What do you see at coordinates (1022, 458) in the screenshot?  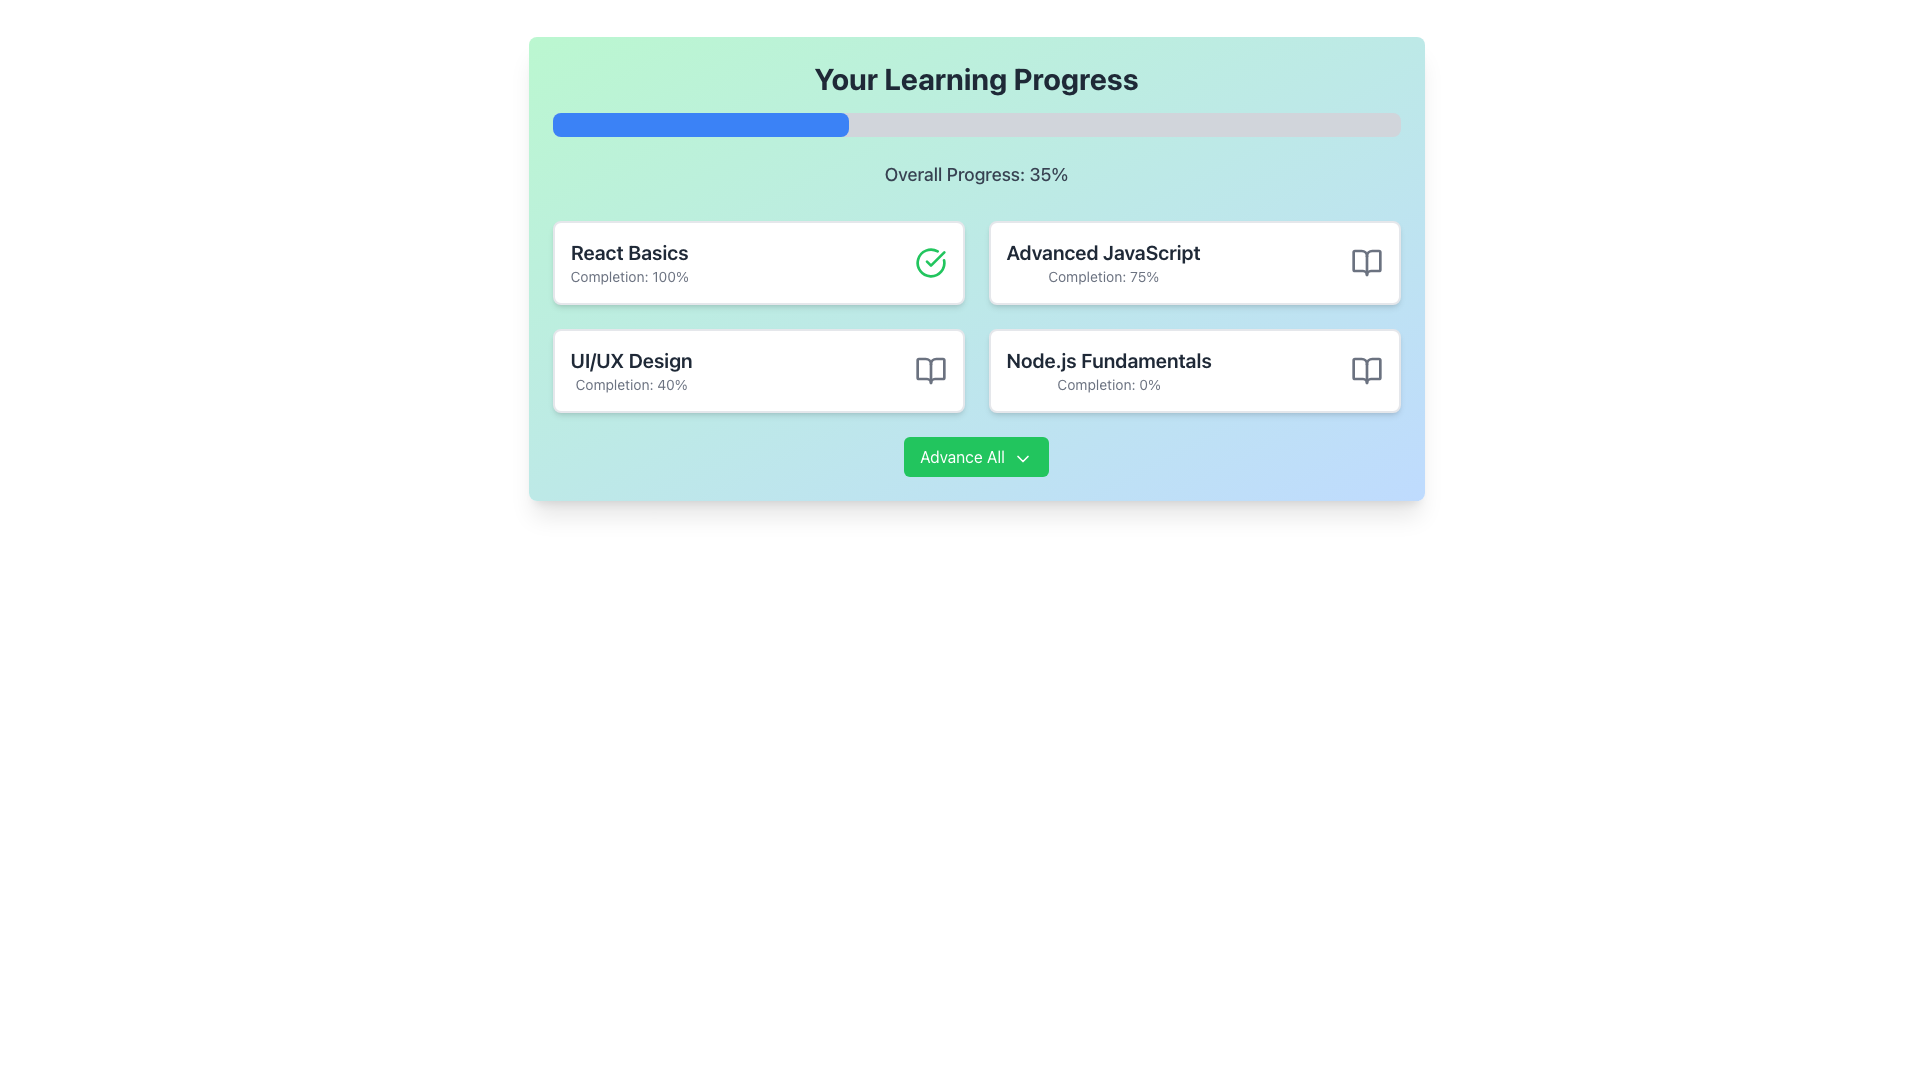 I see `the downwards-facing chevron icon within the 'Advance All' button` at bounding box center [1022, 458].